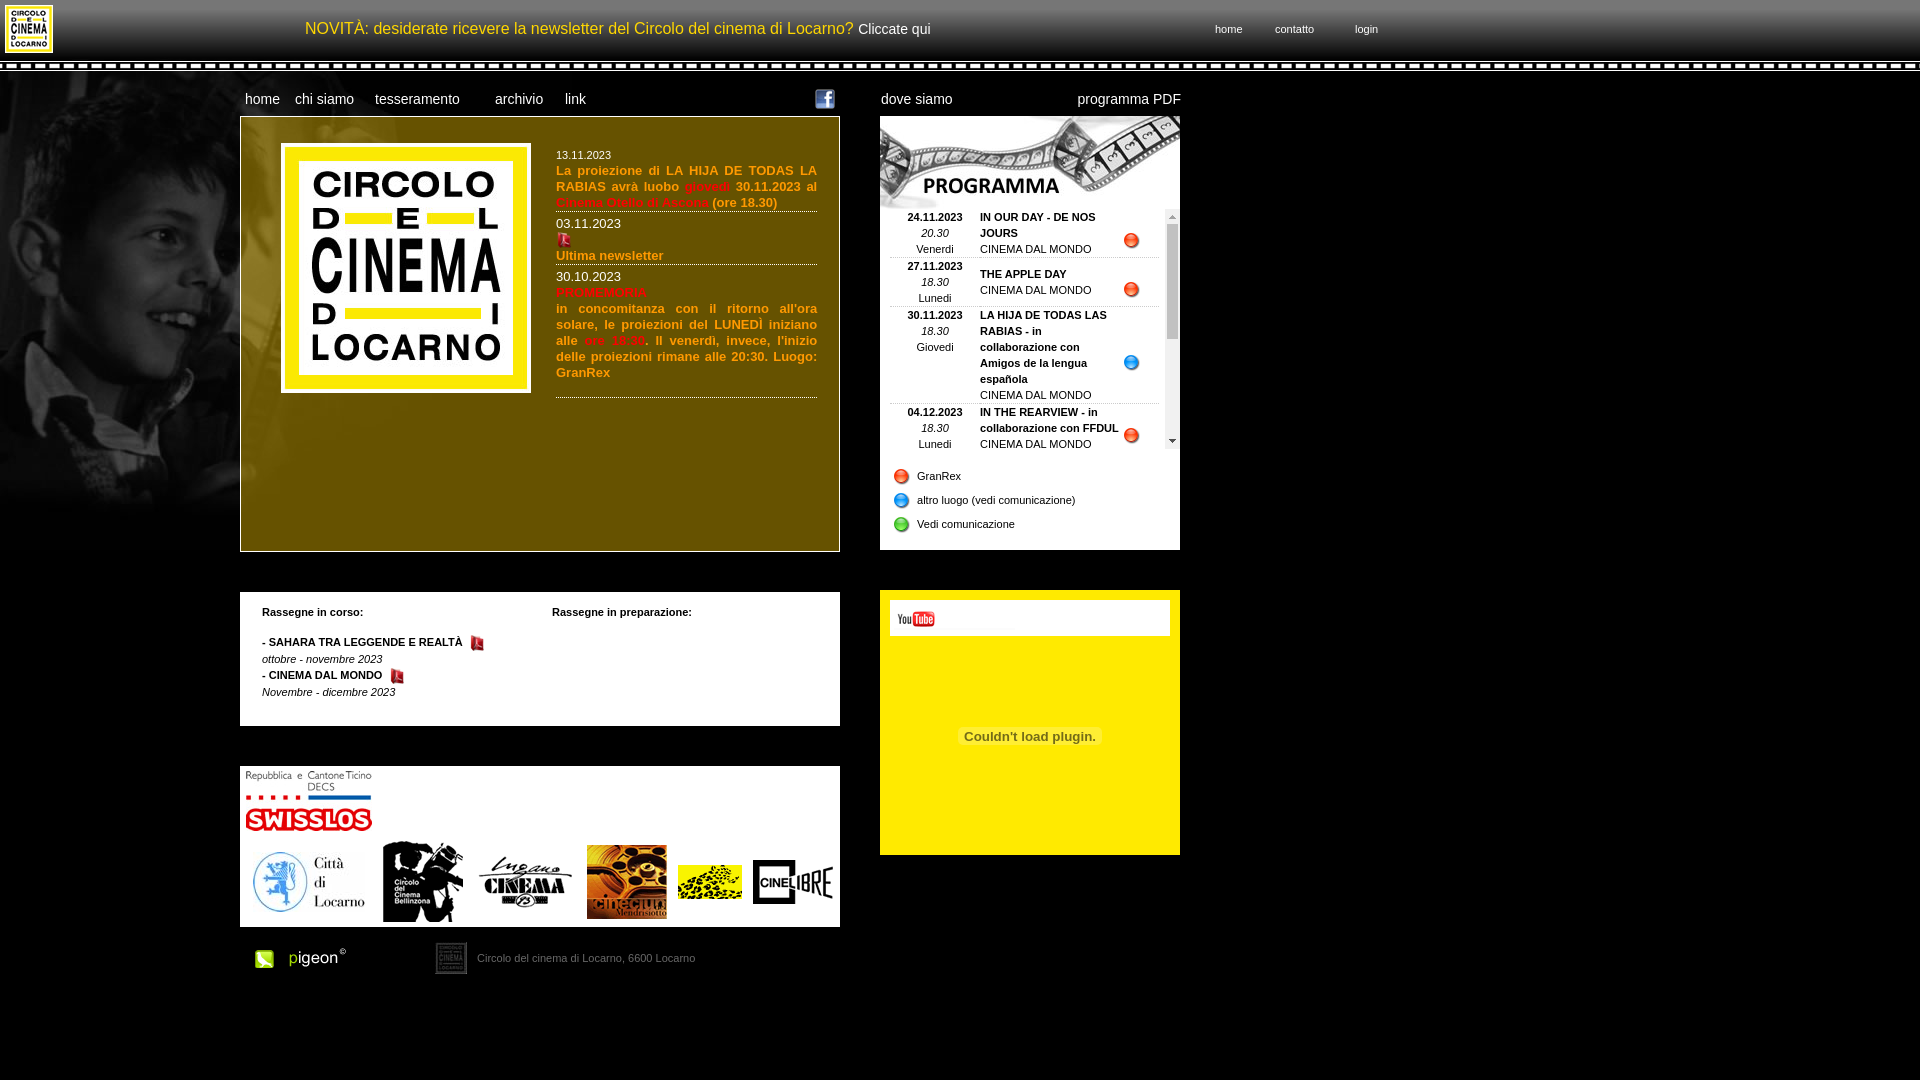 The height and width of the screenshot is (1080, 1920). What do you see at coordinates (1023, 273) in the screenshot?
I see `'THE APPLE DAY'` at bounding box center [1023, 273].